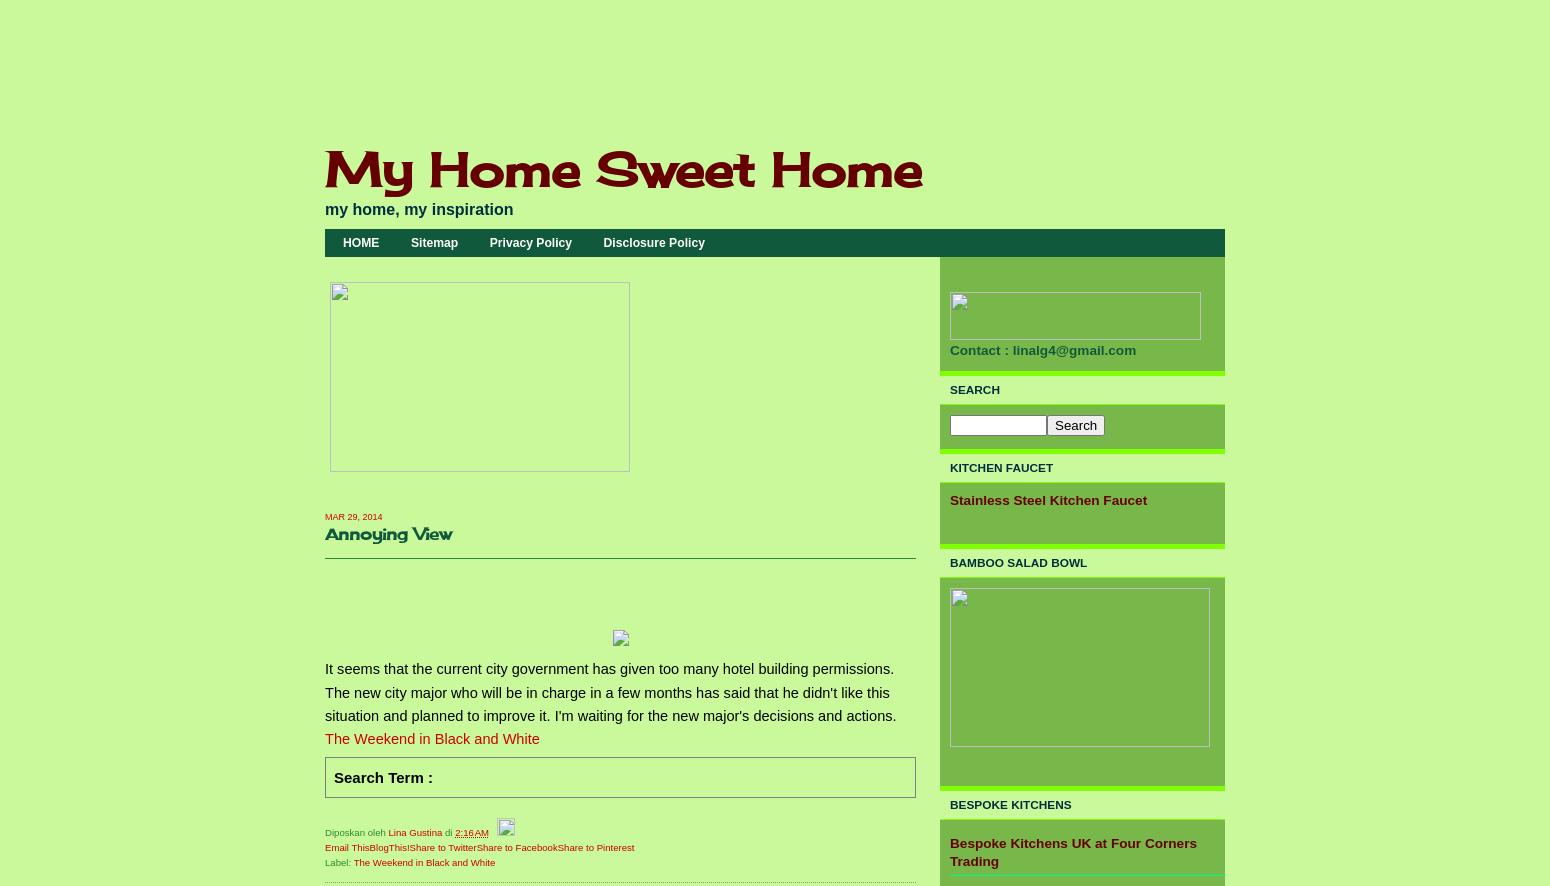  What do you see at coordinates (1048, 499) in the screenshot?
I see `'Stainless Steel Kitchen Faucet'` at bounding box center [1048, 499].